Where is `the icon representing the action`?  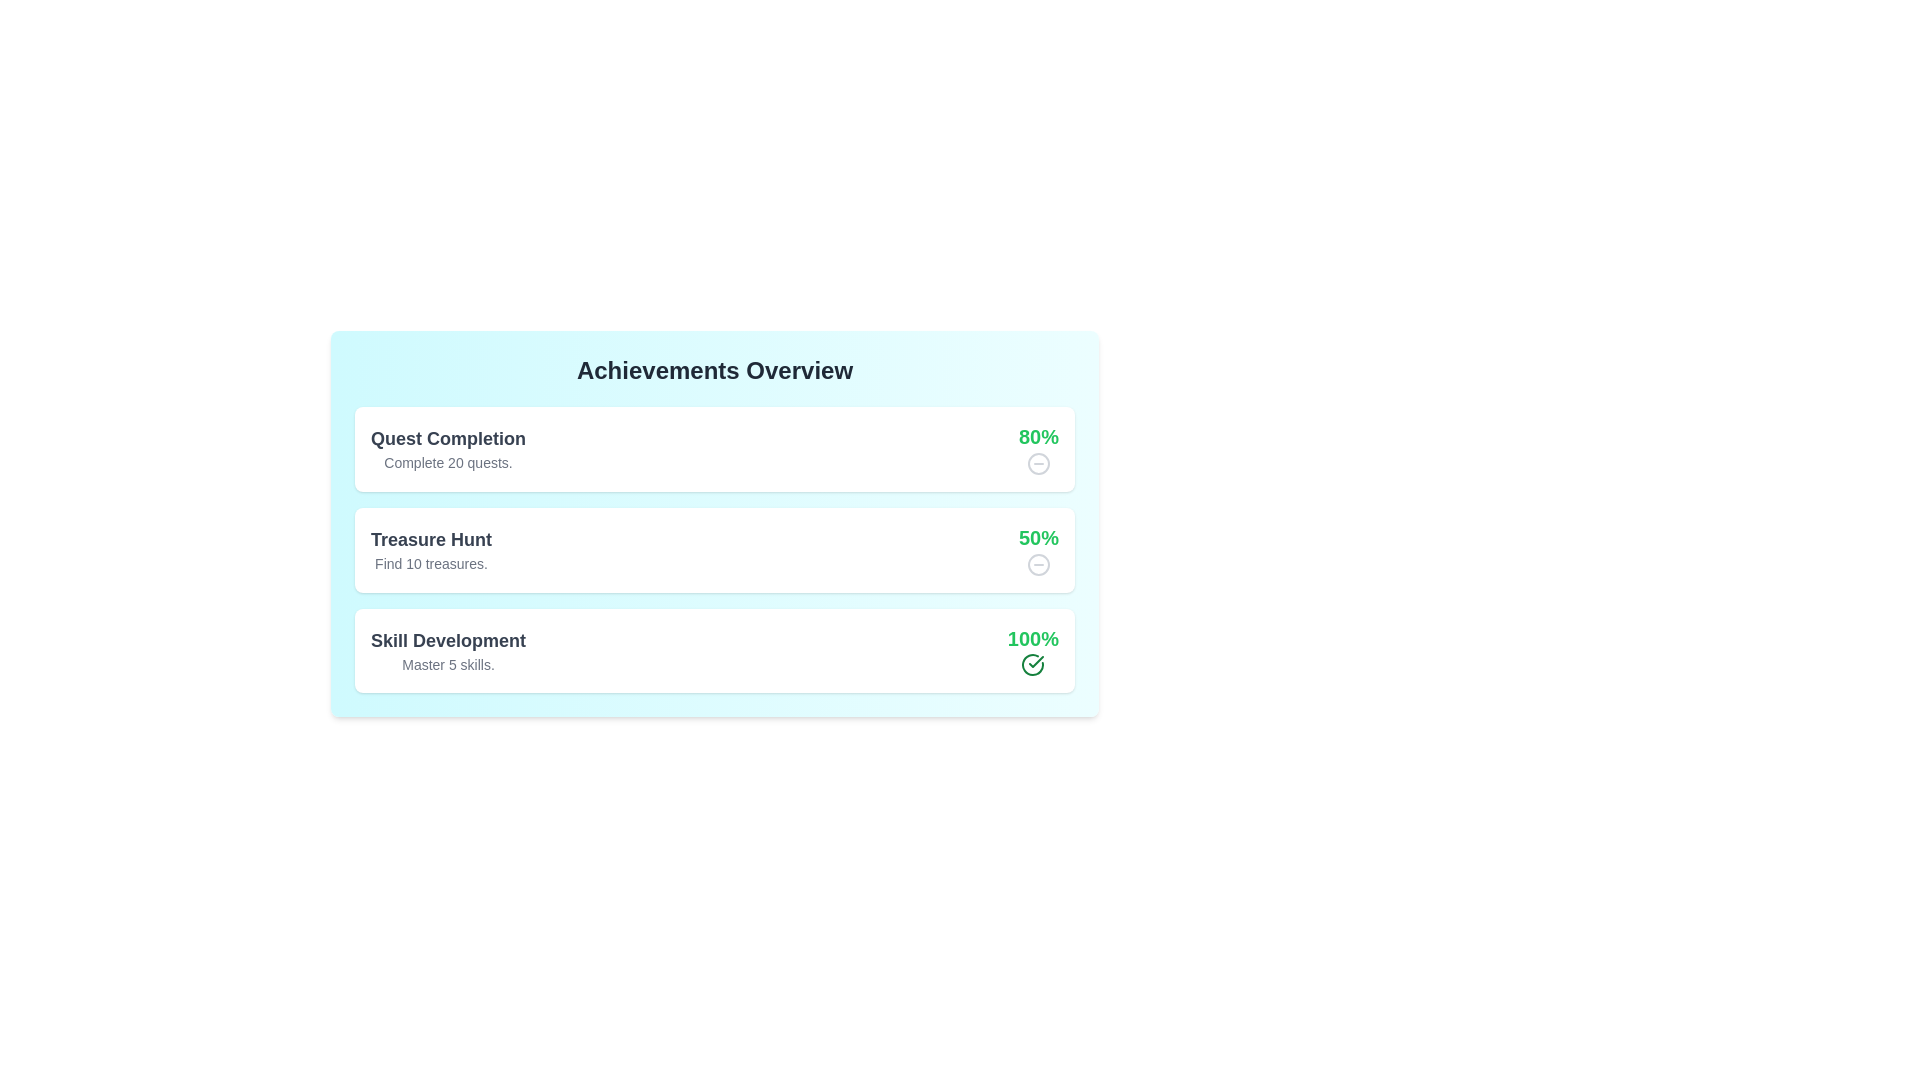 the icon representing the action is located at coordinates (1038, 463).